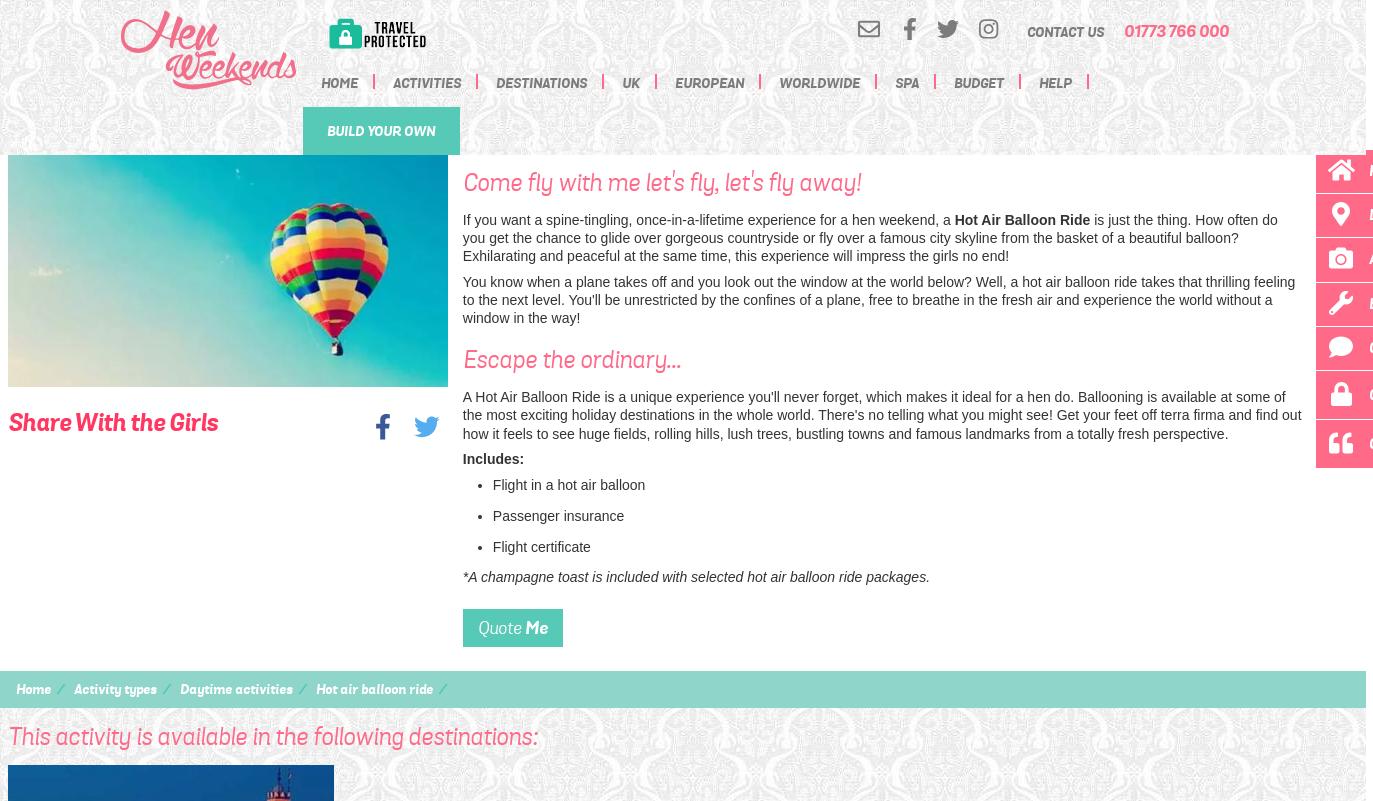 The height and width of the screenshot is (801, 1373). What do you see at coordinates (492, 458) in the screenshot?
I see `'Includes:'` at bounding box center [492, 458].